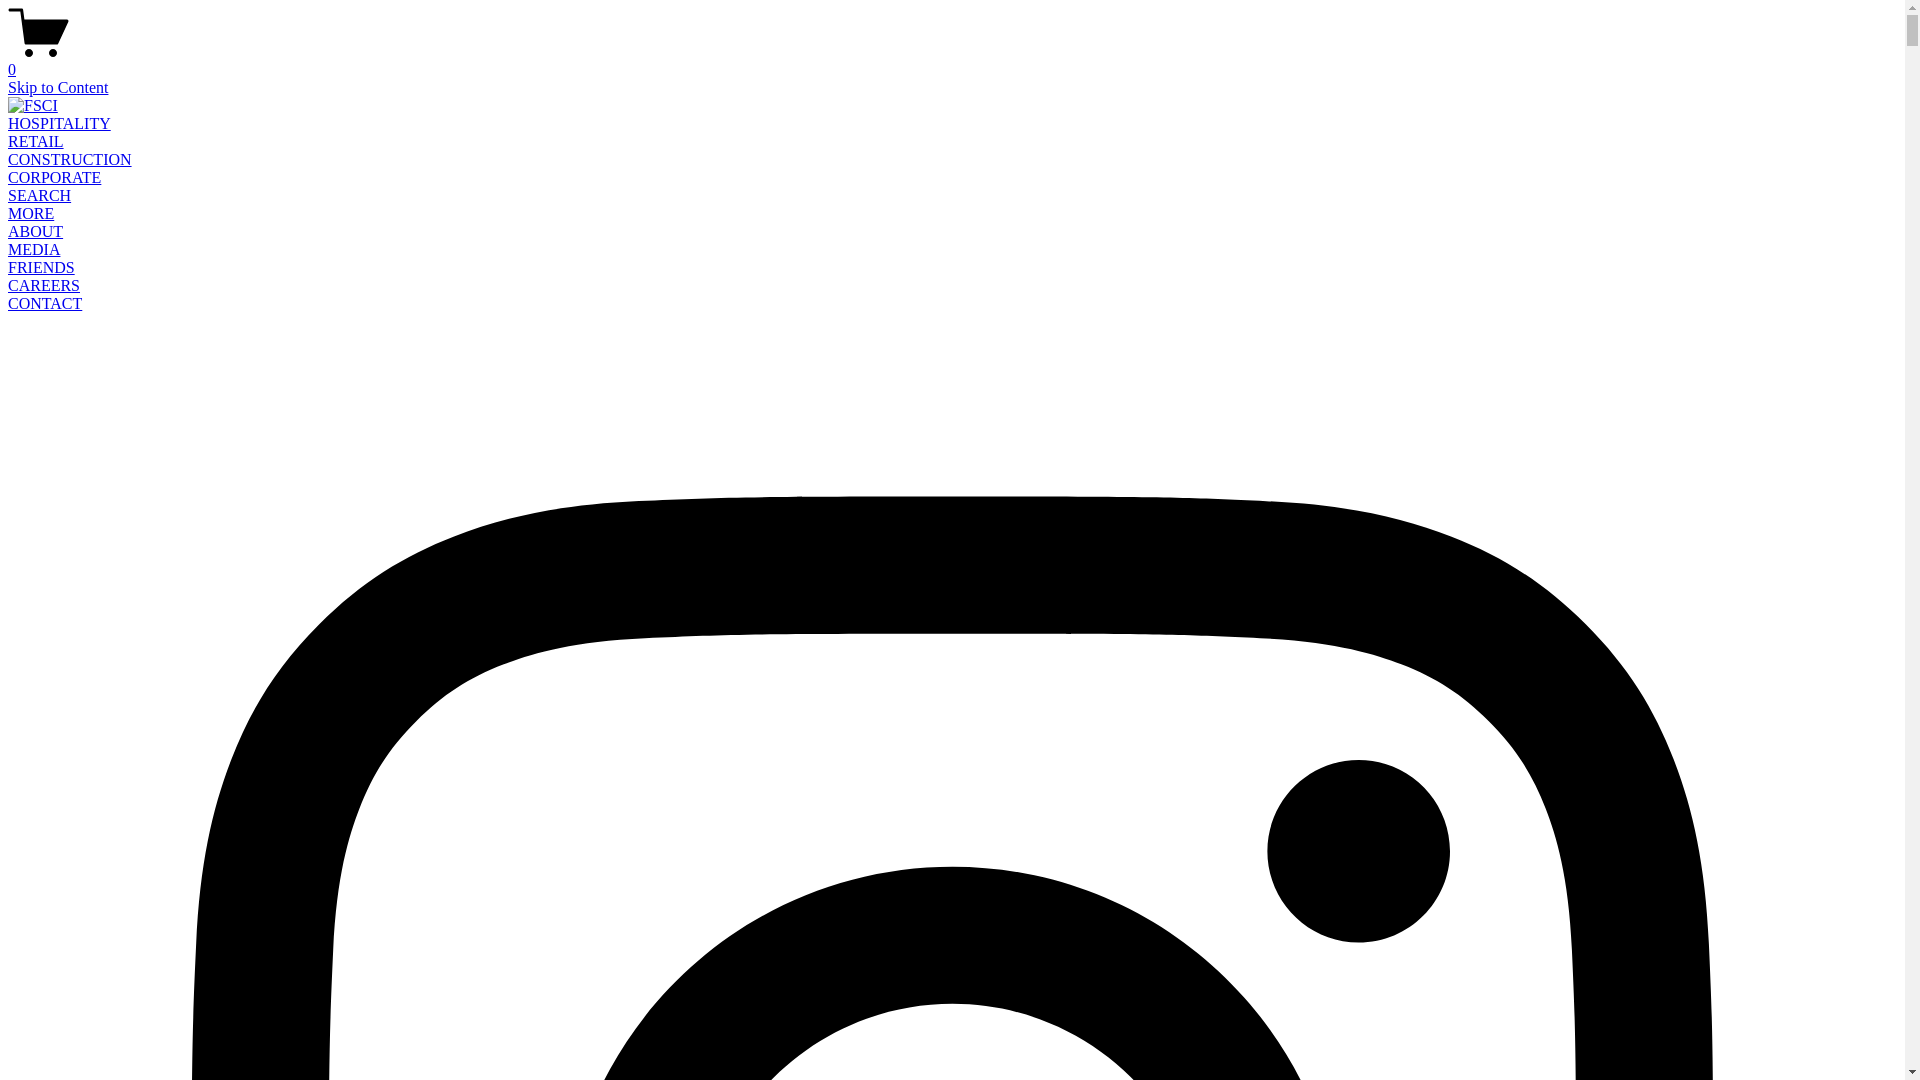 The image size is (1920, 1080). Describe the element at coordinates (30, 213) in the screenshot. I see `'MORE'` at that location.